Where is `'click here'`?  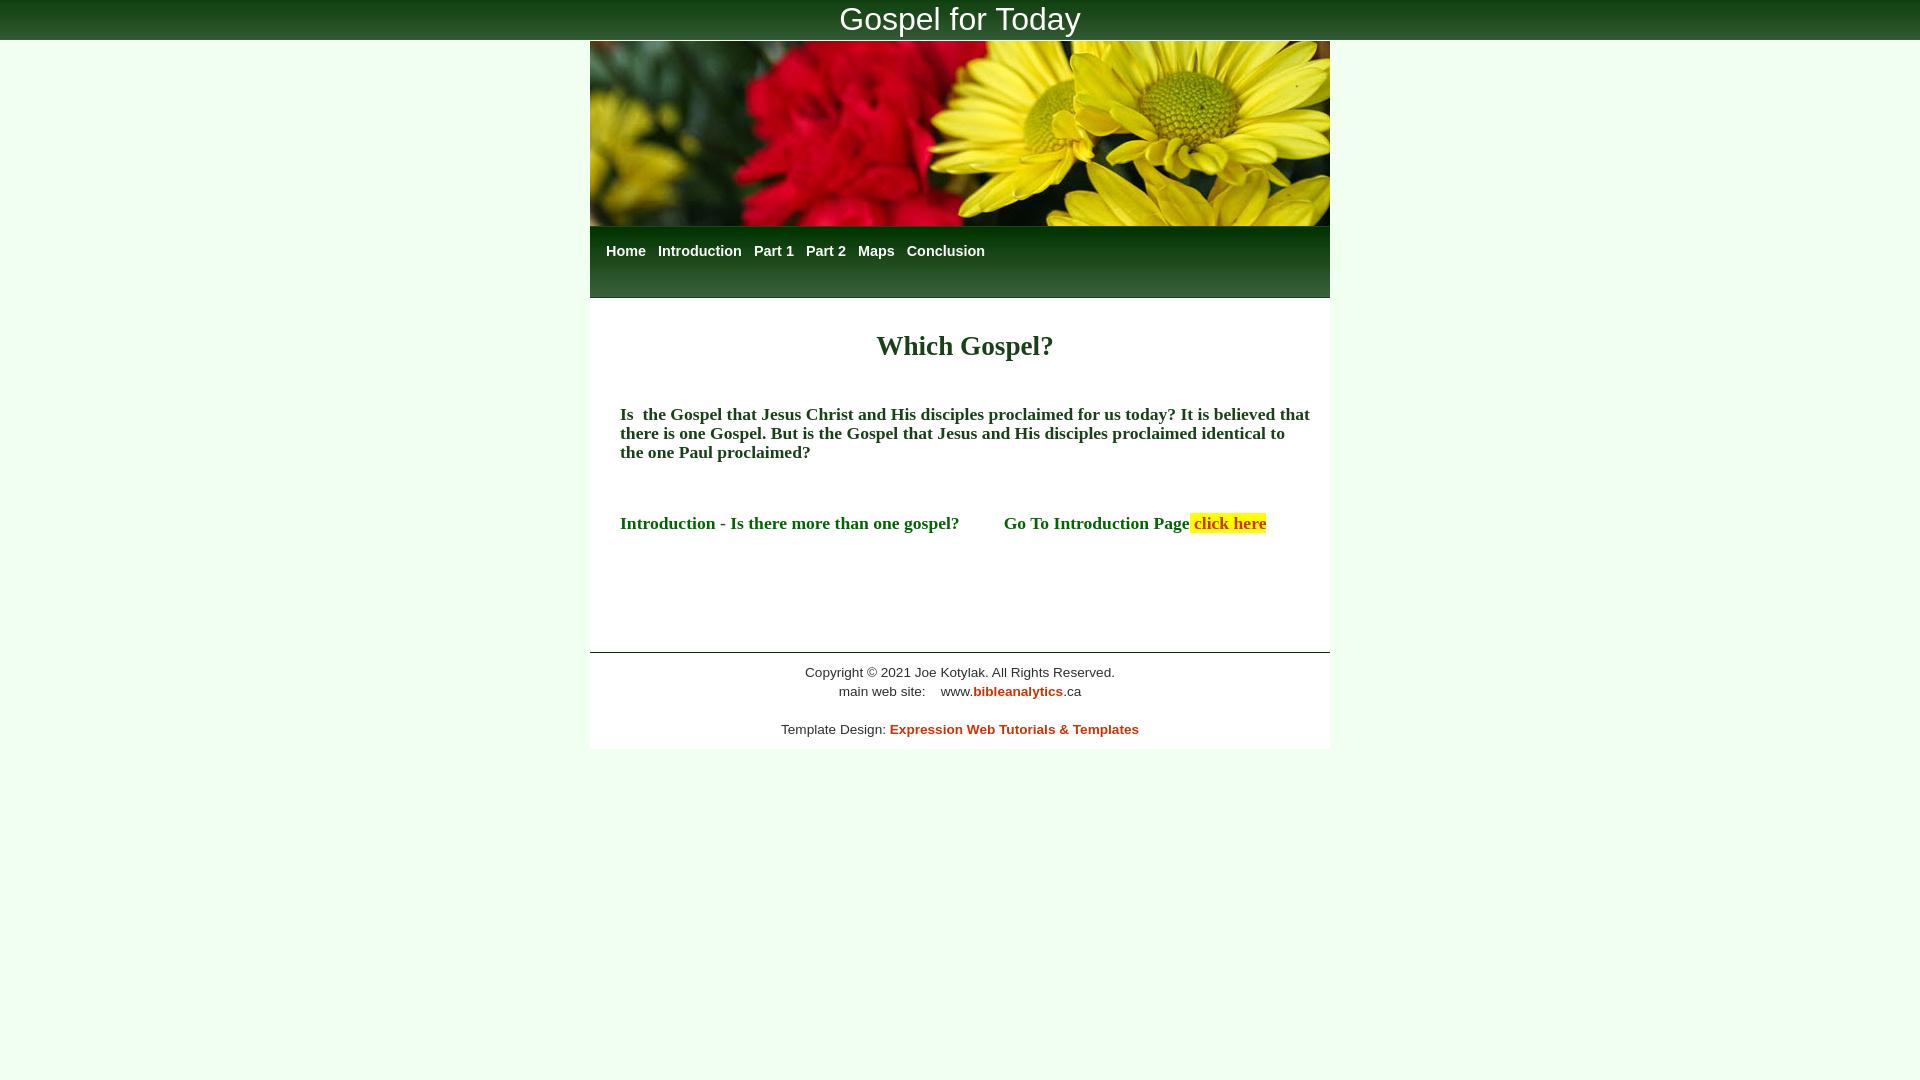 'click here' is located at coordinates (1228, 522).